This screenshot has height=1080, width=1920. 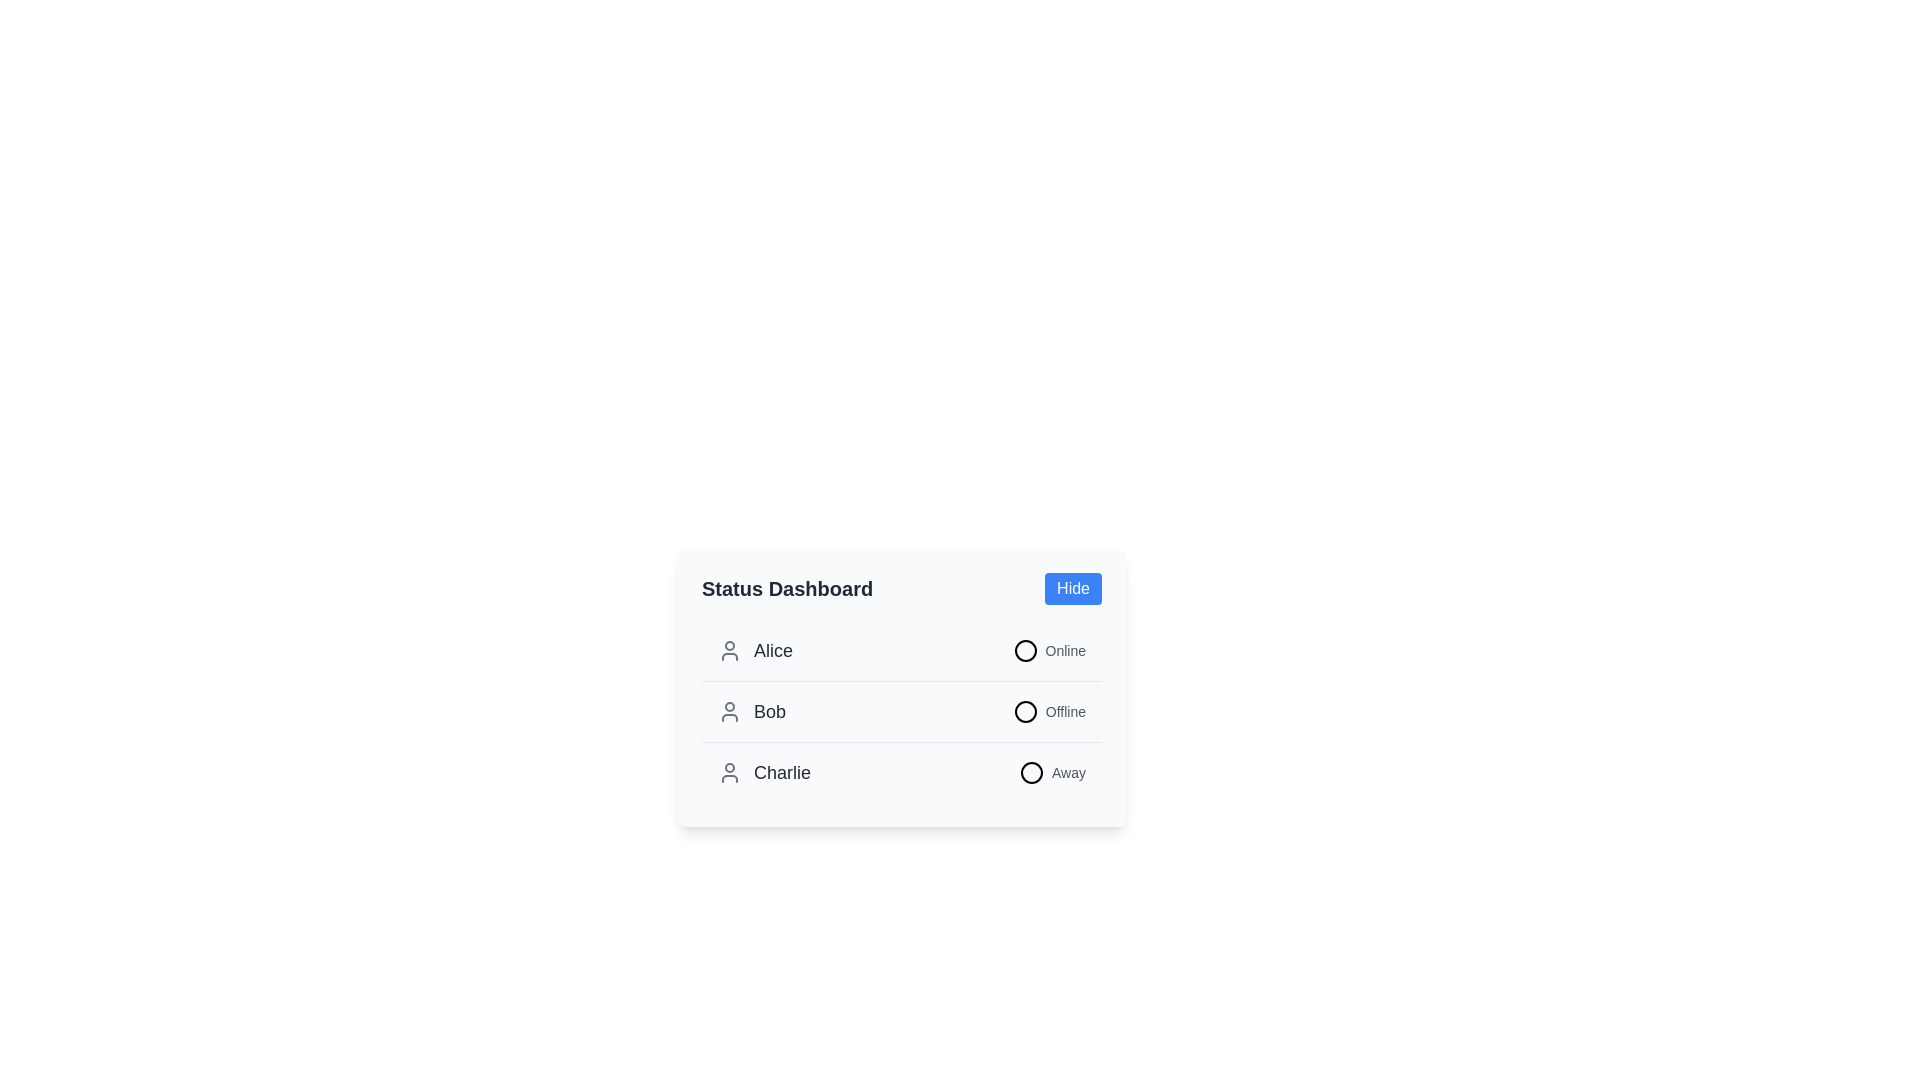 What do you see at coordinates (1032, 771) in the screenshot?
I see `the circular status indicator located to the right of the 'Charlie' label, which is the third indicator in a vertical list of similar elements` at bounding box center [1032, 771].